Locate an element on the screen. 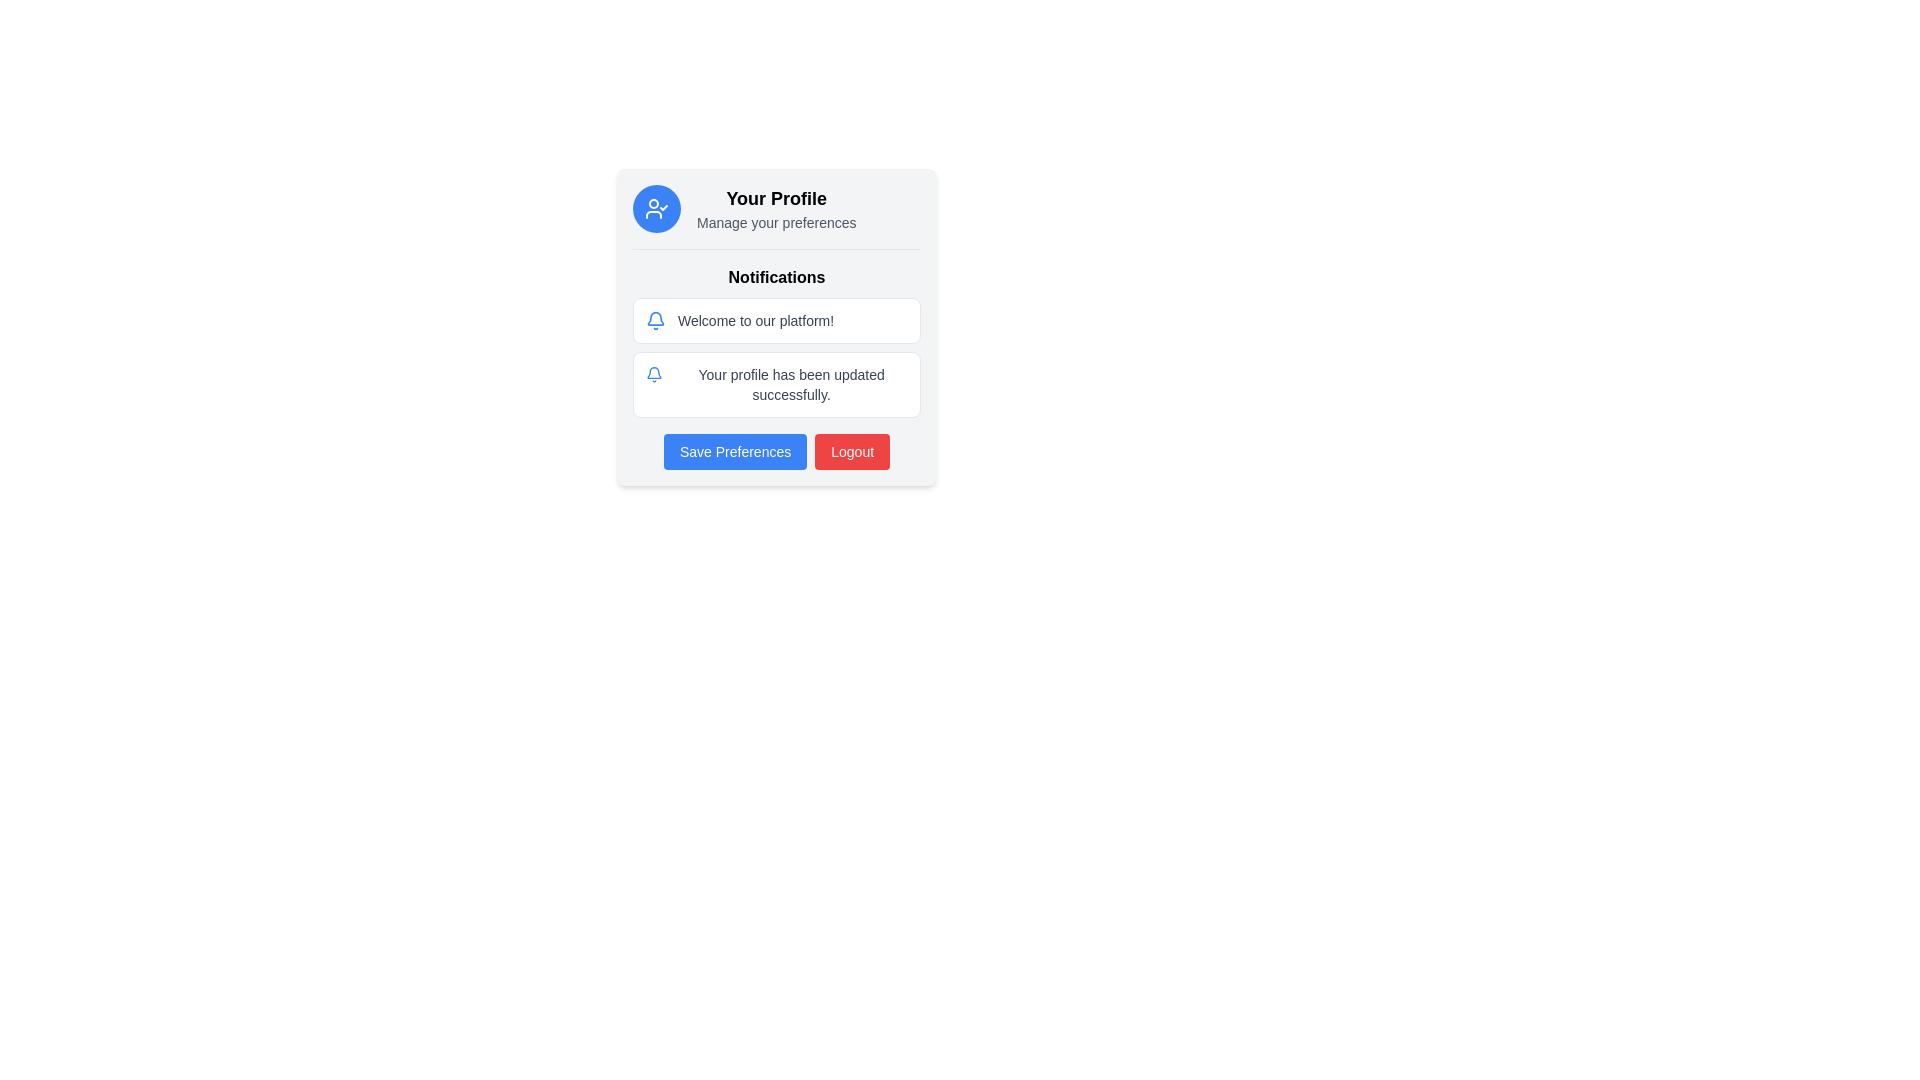 The width and height of the screenshot is (1920, 1080). the non-interactive notification message informing the user about the successful update of their profile, located in the second position within the 'Notifications' section is located at coordinates (776, 385).